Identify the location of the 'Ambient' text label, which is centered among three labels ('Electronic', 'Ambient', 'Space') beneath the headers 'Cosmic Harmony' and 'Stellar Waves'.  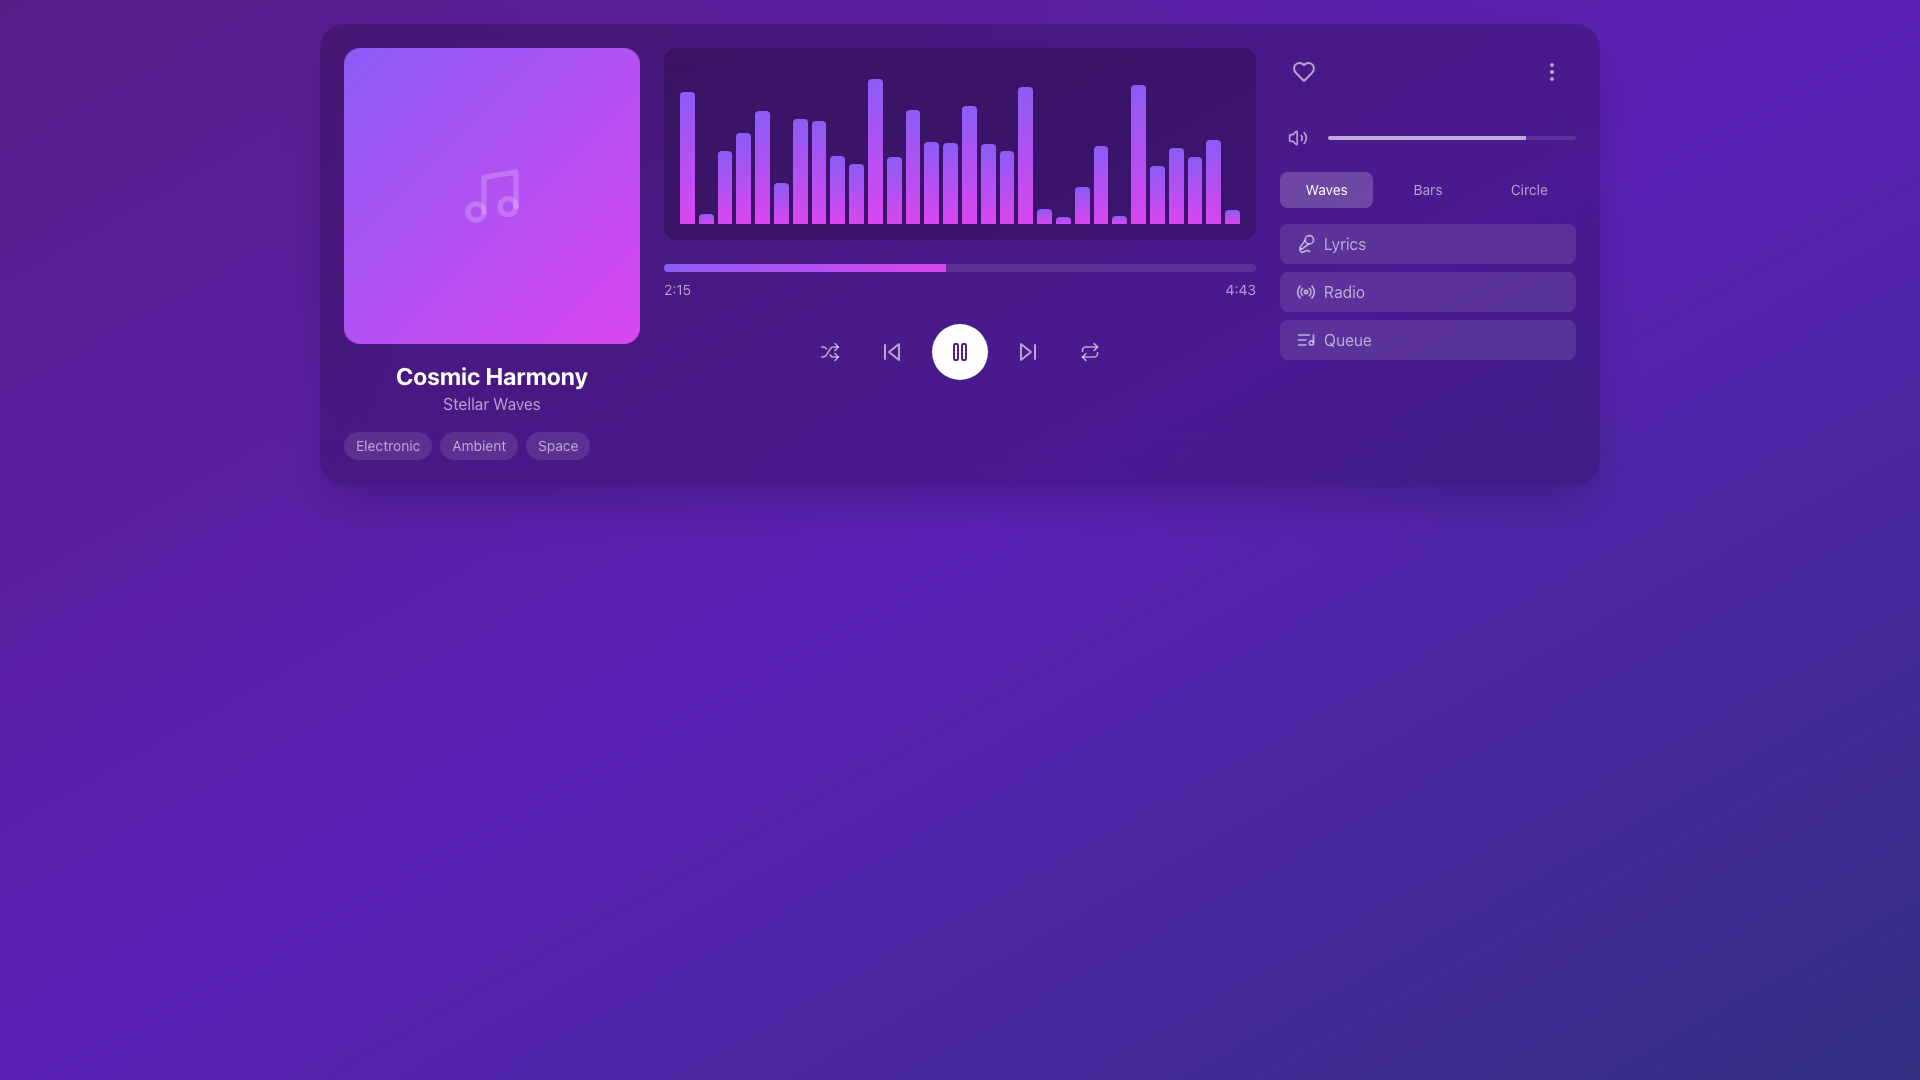
(491, 445).